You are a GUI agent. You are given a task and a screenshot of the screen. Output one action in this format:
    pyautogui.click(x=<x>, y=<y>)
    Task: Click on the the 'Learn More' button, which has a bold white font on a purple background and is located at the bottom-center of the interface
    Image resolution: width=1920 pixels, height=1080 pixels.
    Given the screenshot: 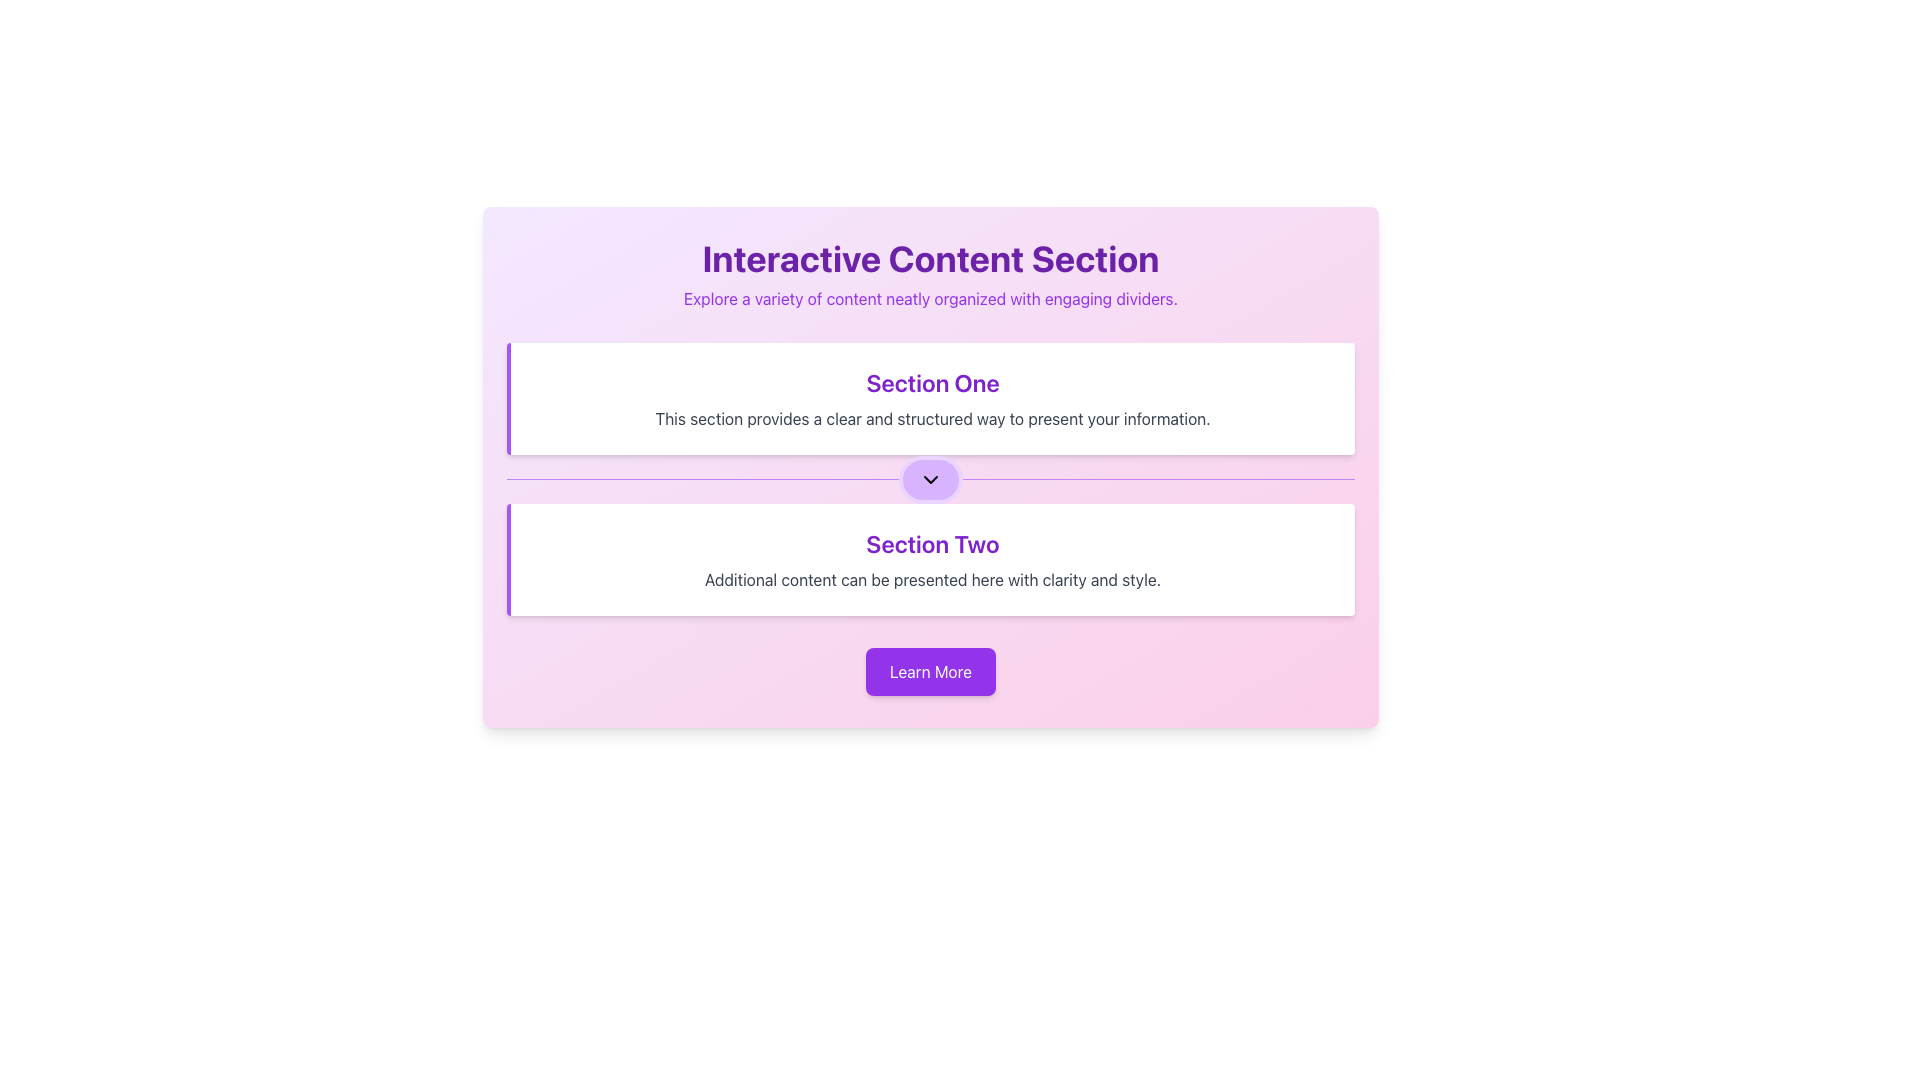 What is the action you would take?
    pyautogui.click(x=930, y=671)
    